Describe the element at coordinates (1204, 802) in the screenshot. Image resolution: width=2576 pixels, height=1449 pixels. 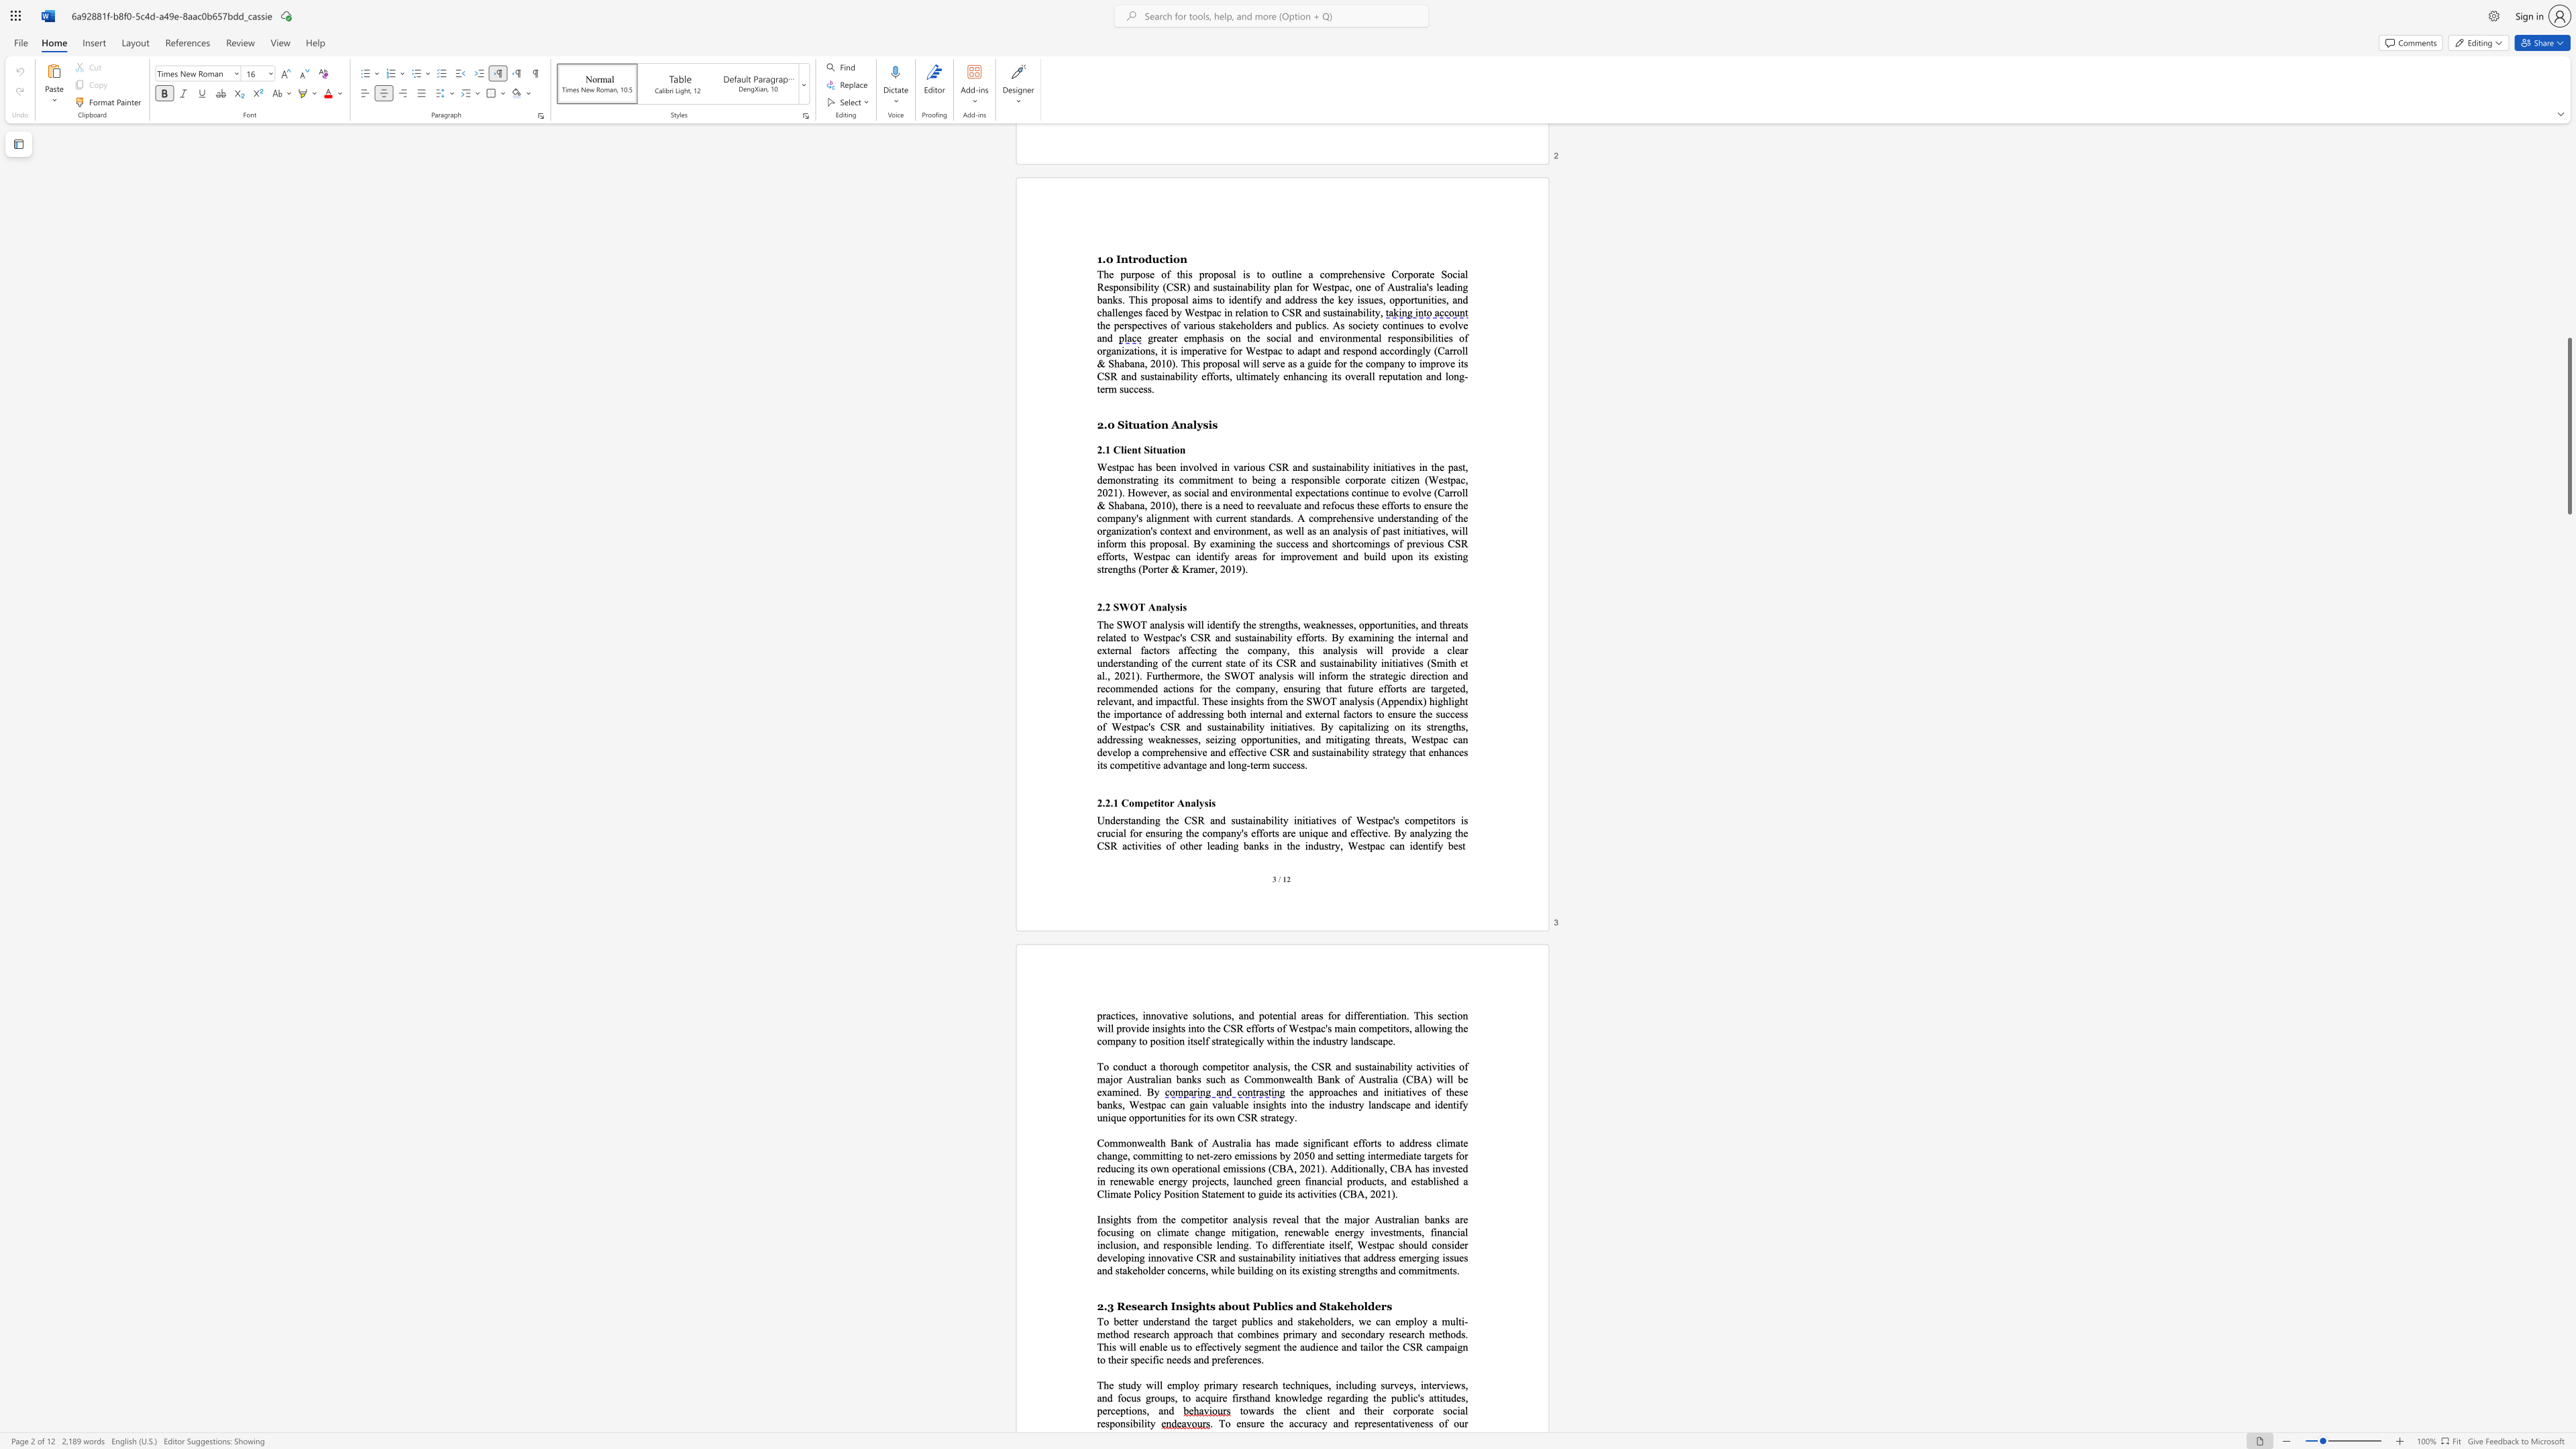
I see `the subset text "si" within the text "2.2.1 Competitor Analysis"` at that location.